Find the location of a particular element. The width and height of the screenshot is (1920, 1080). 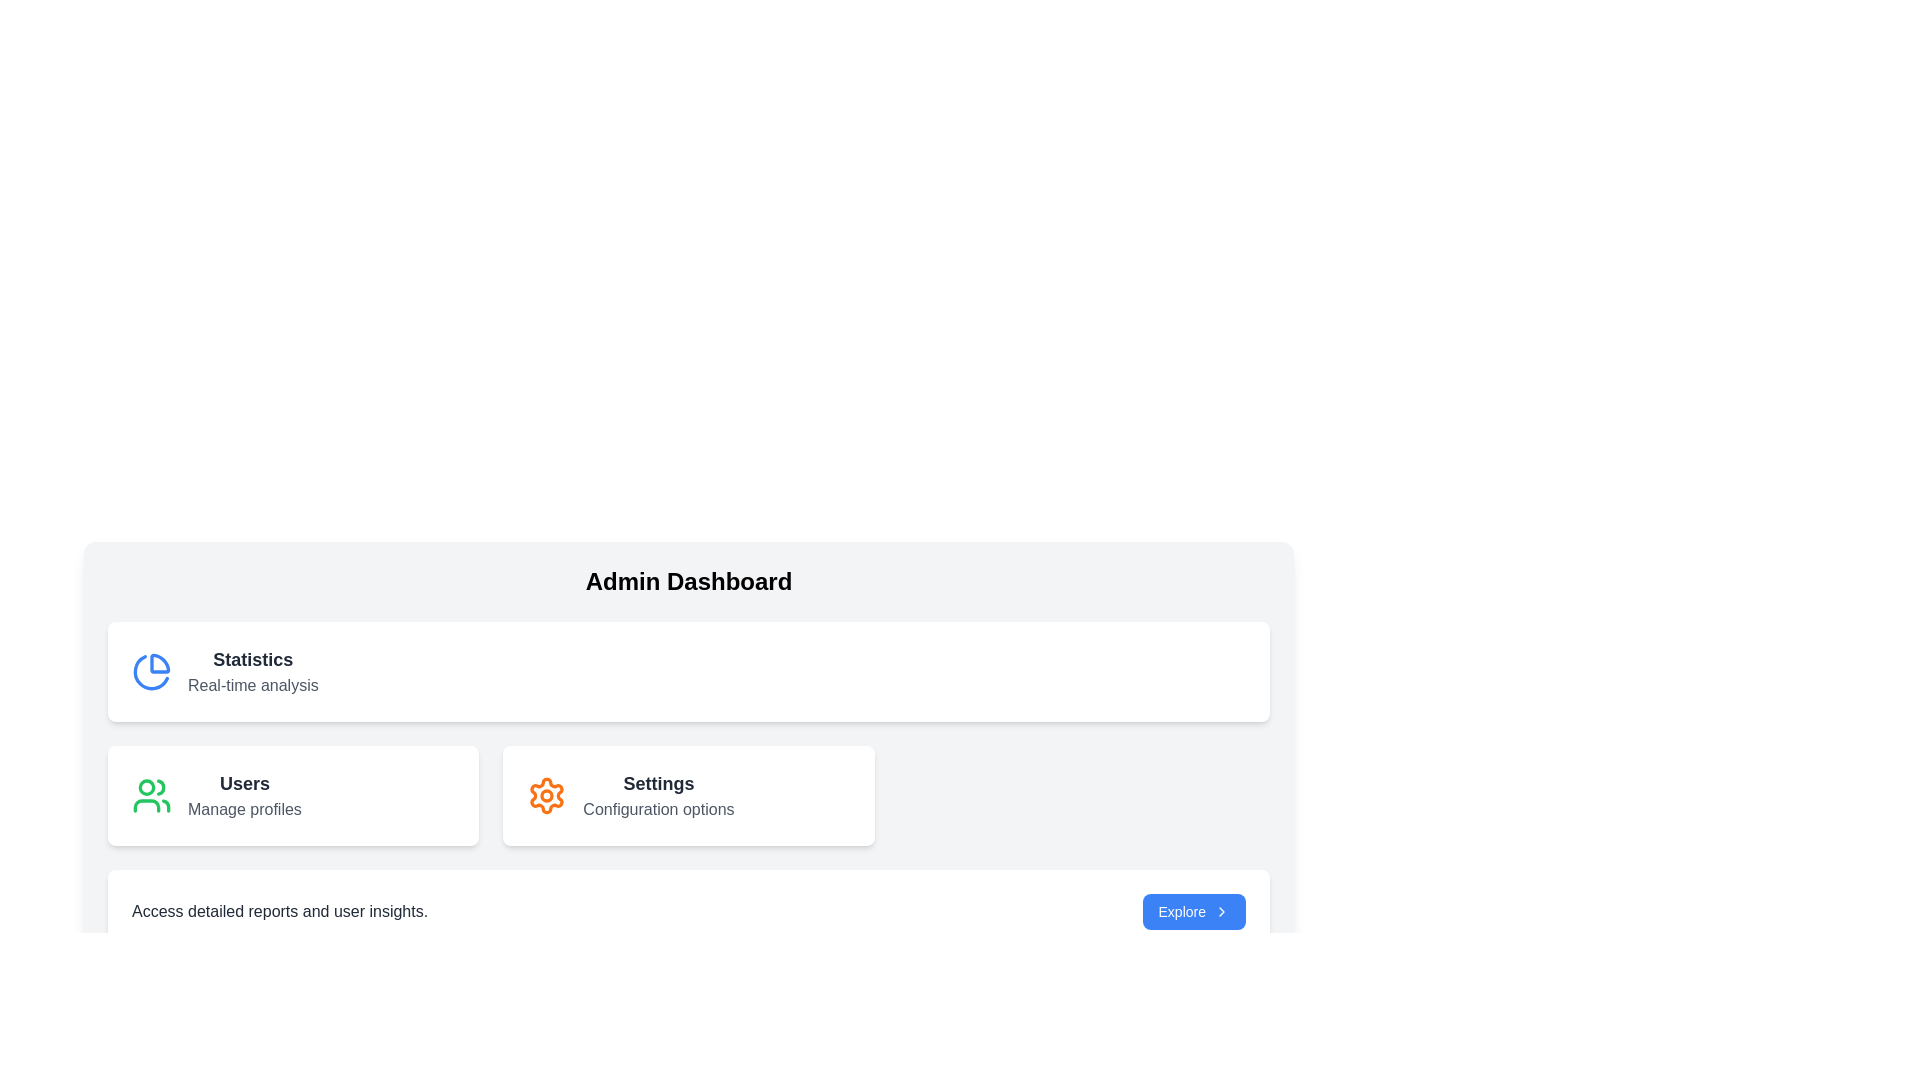

the 'Explore' button, which is a rectangular button with a vivid blue background and white text, located at the bottom-right corner of the panel is located at coordinates (1194, 911).